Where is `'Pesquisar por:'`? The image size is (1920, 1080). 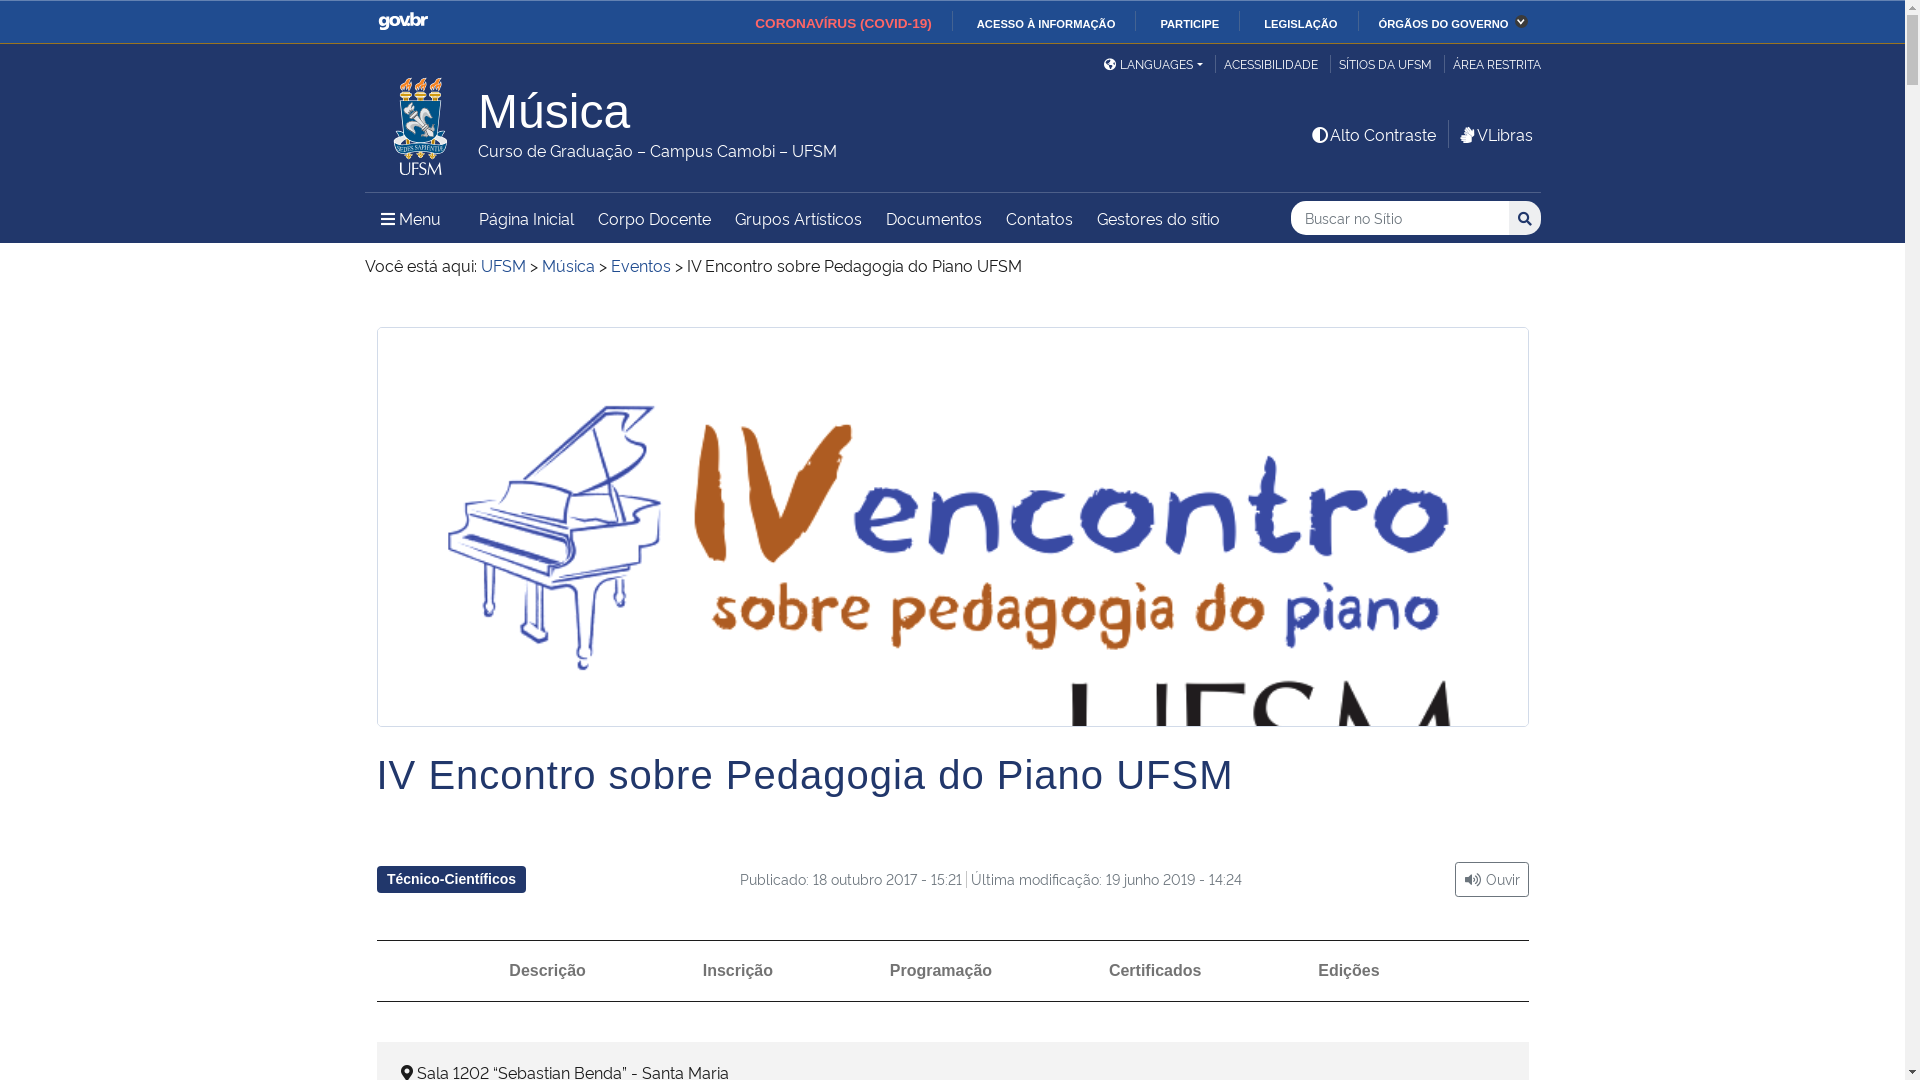
'Pesquisar por:' is located at coordinates (1399, 218).